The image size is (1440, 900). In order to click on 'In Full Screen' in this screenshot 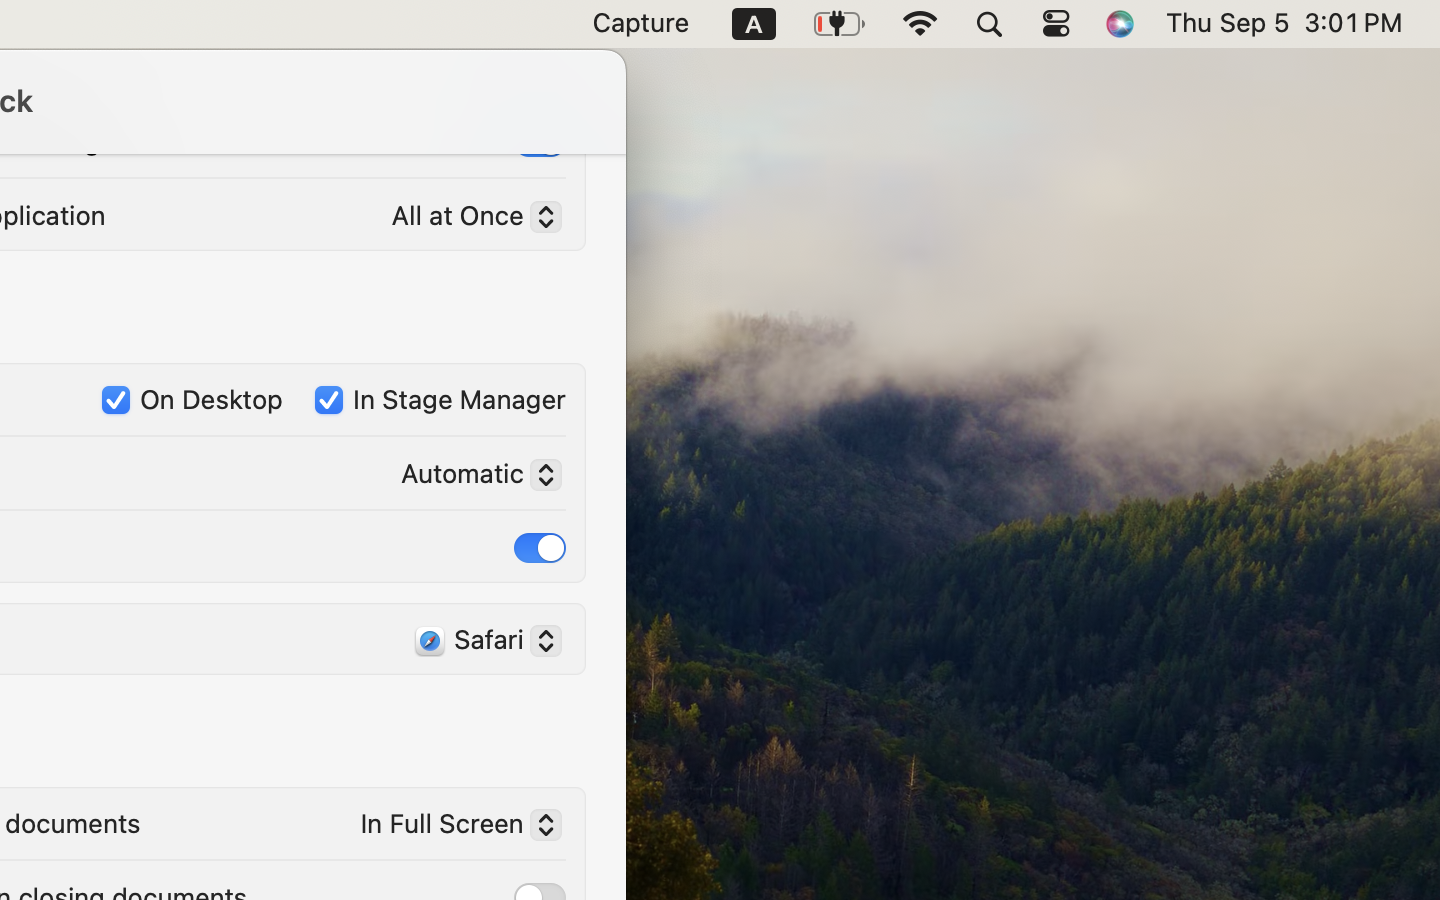, I will do `click(453, 827)`.